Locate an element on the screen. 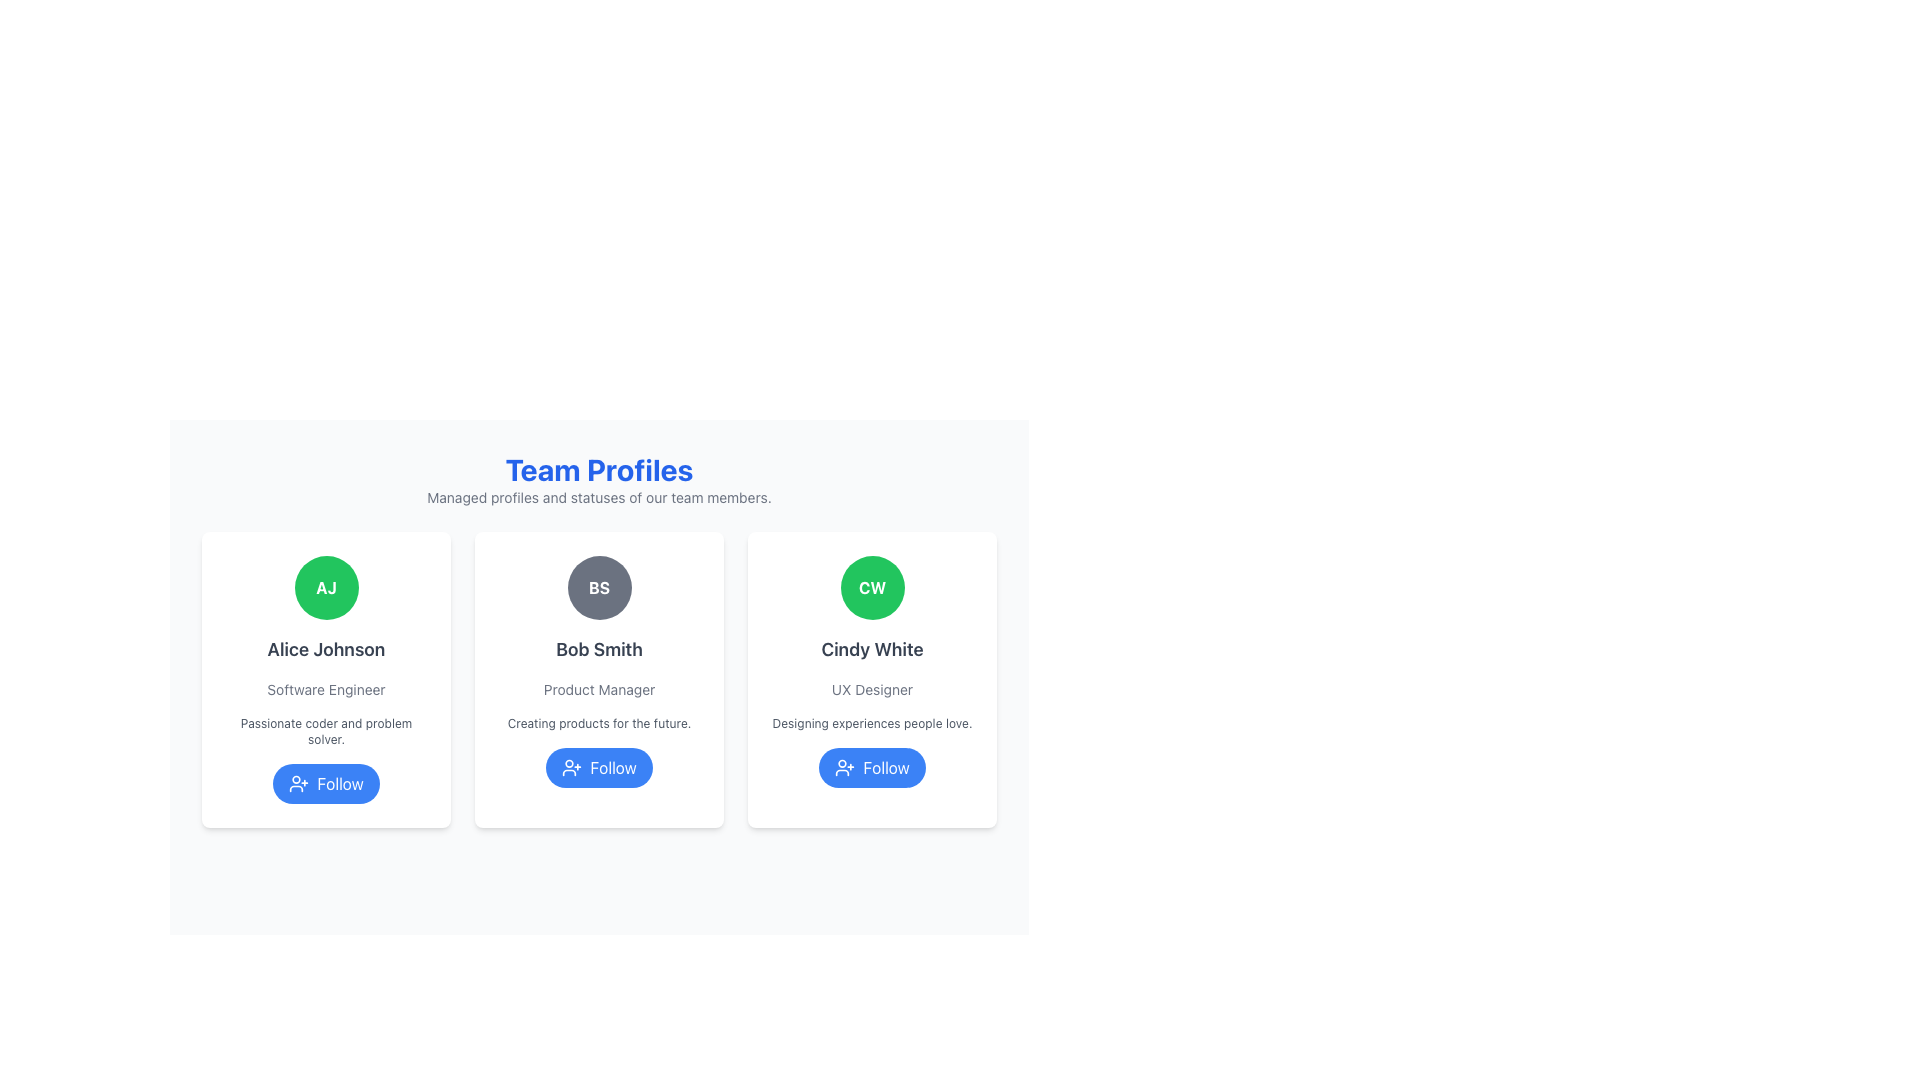 The width and height of the screenshot is (1920, 1080). the Avatar or Badge for Cindy White's profile, which is positioned at the top of her card, serving as her visual identifier is located at coordinates (872, 586).